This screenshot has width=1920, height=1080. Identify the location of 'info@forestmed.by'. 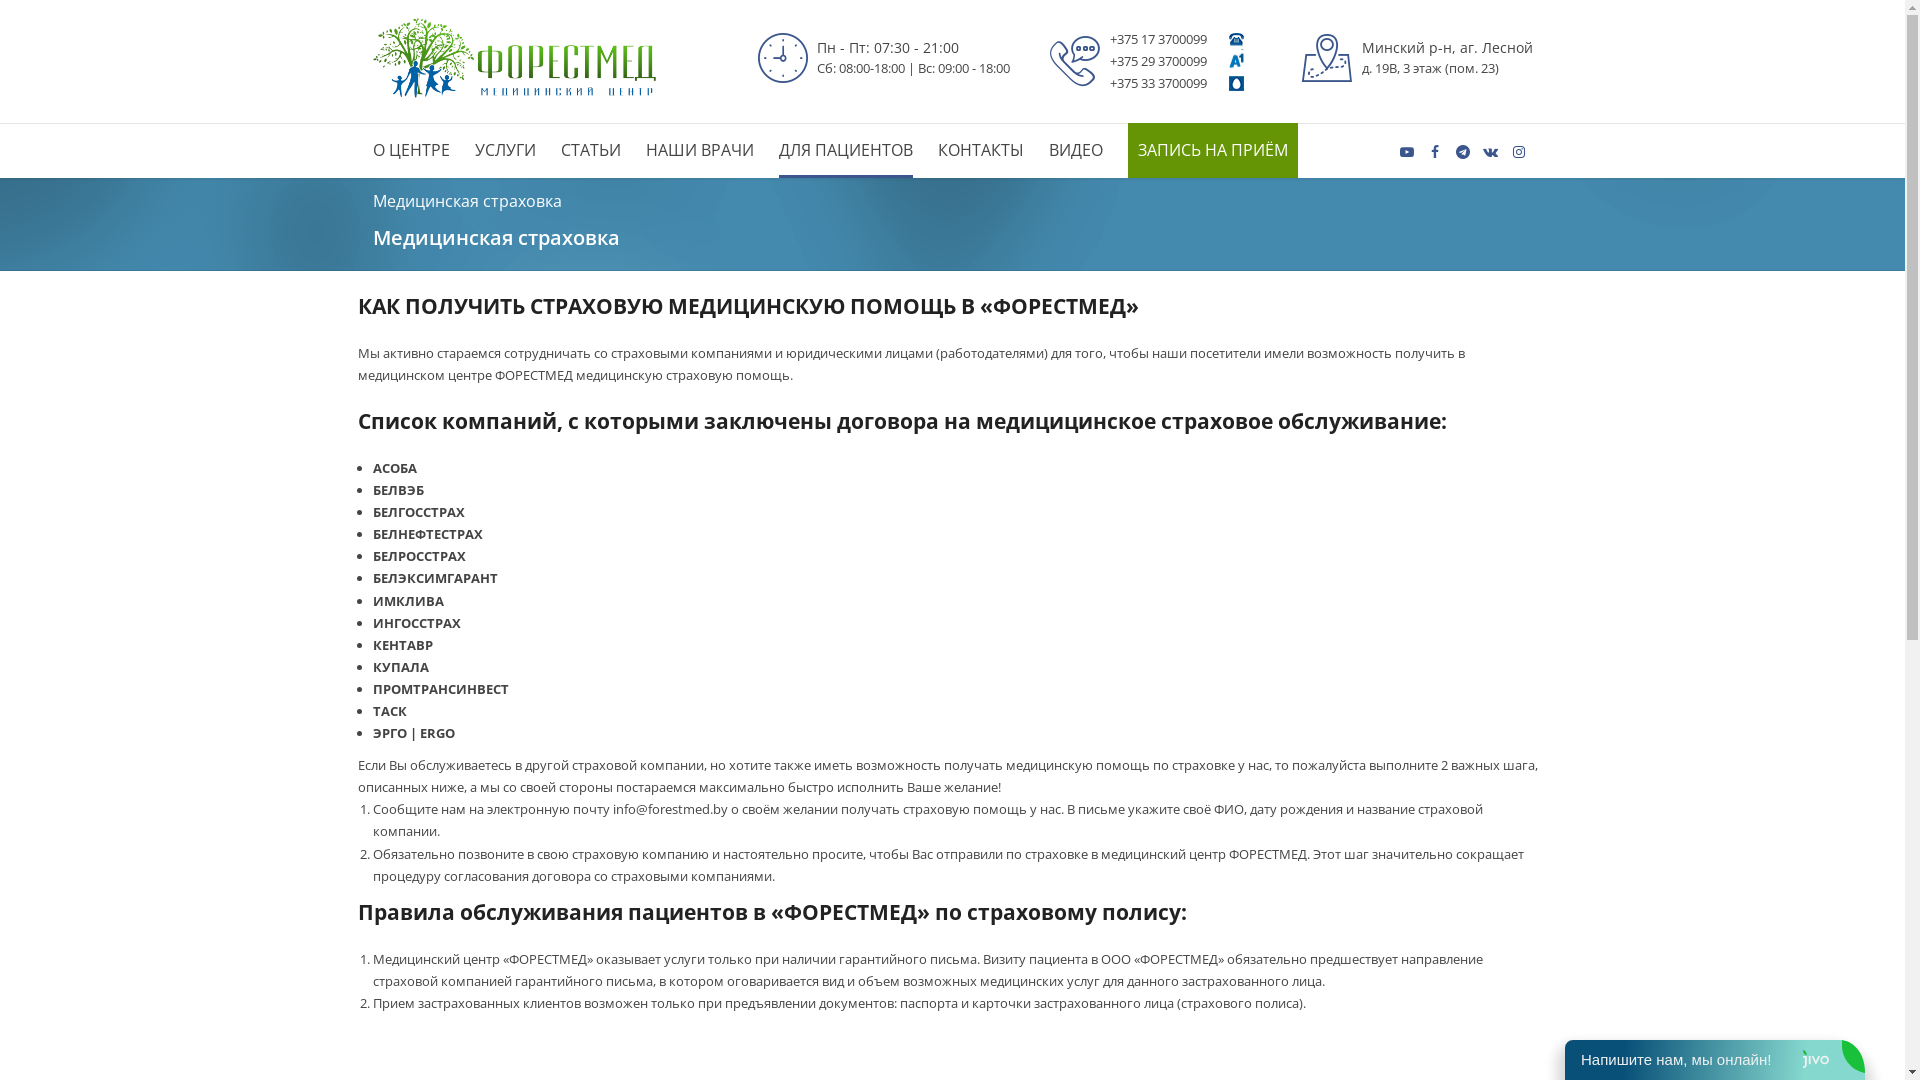
(670, 808).